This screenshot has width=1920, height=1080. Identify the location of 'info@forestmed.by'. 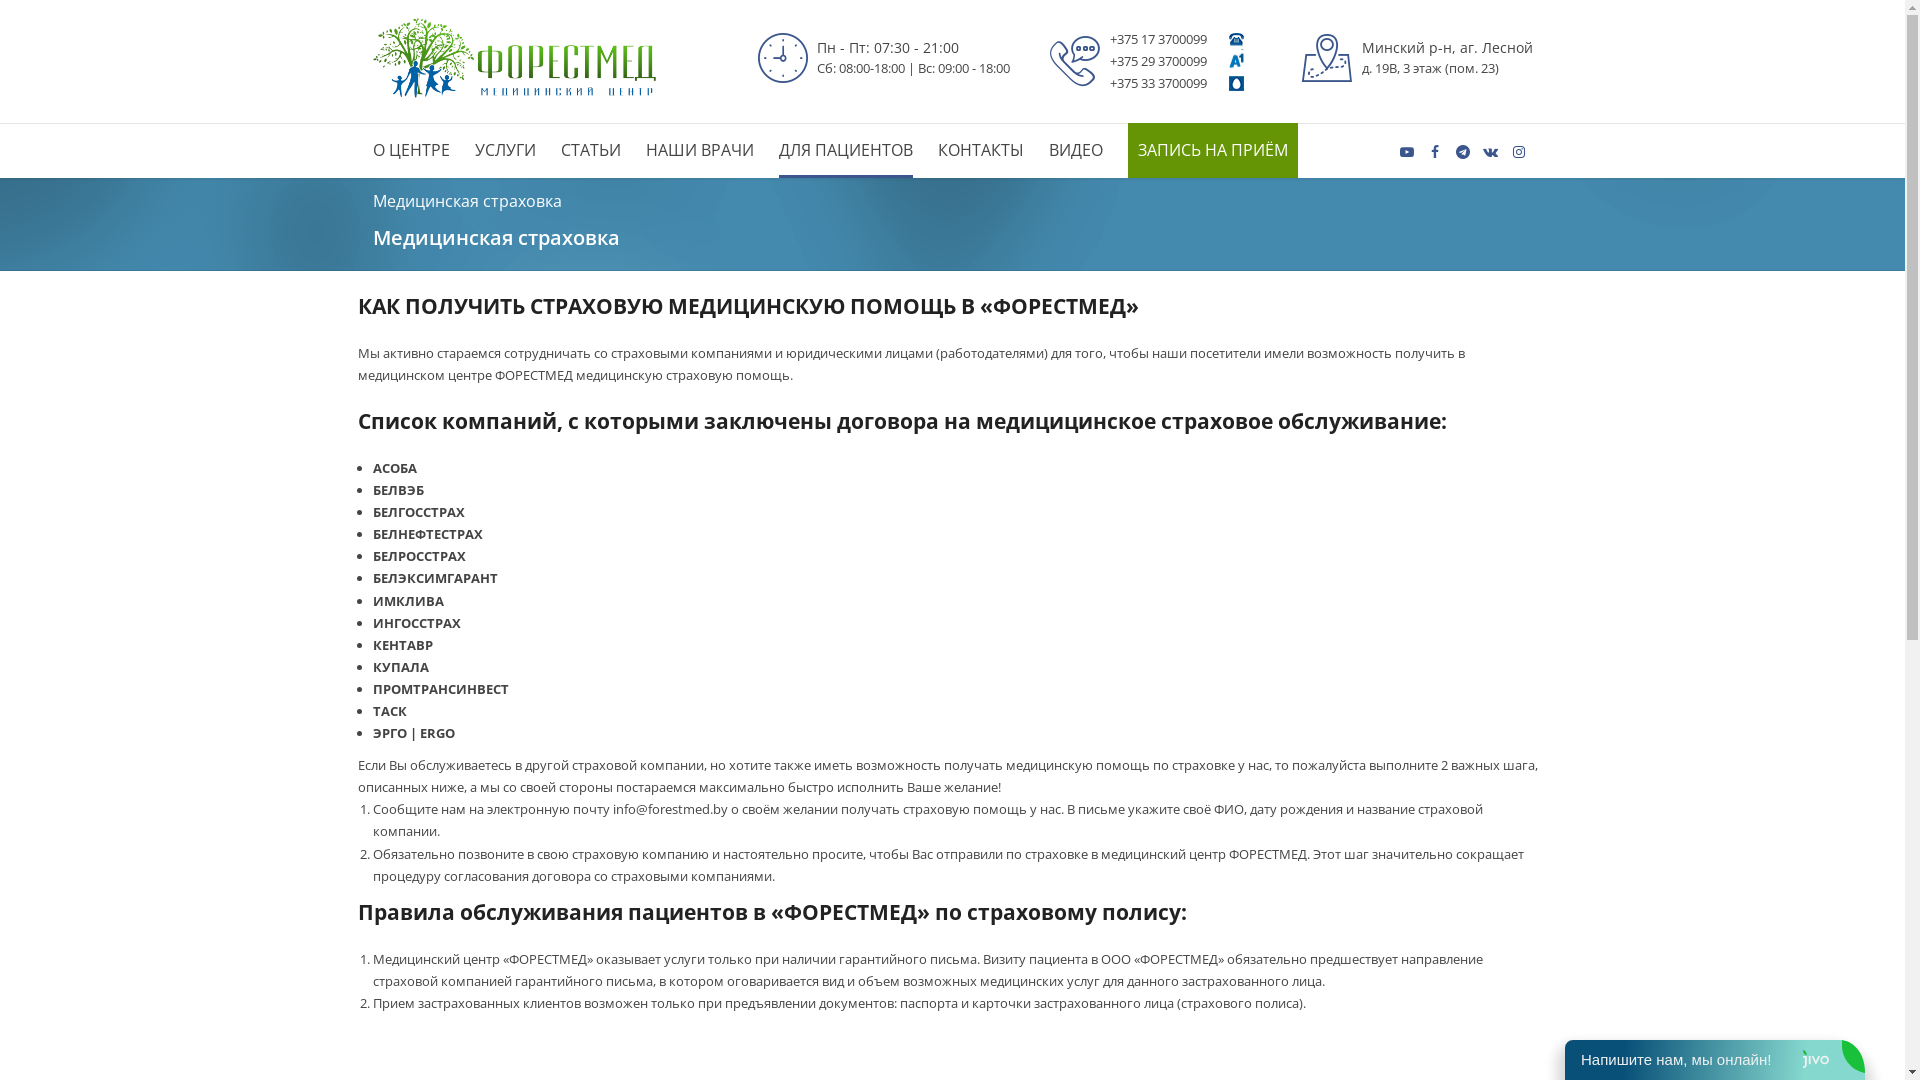
(670, 808).